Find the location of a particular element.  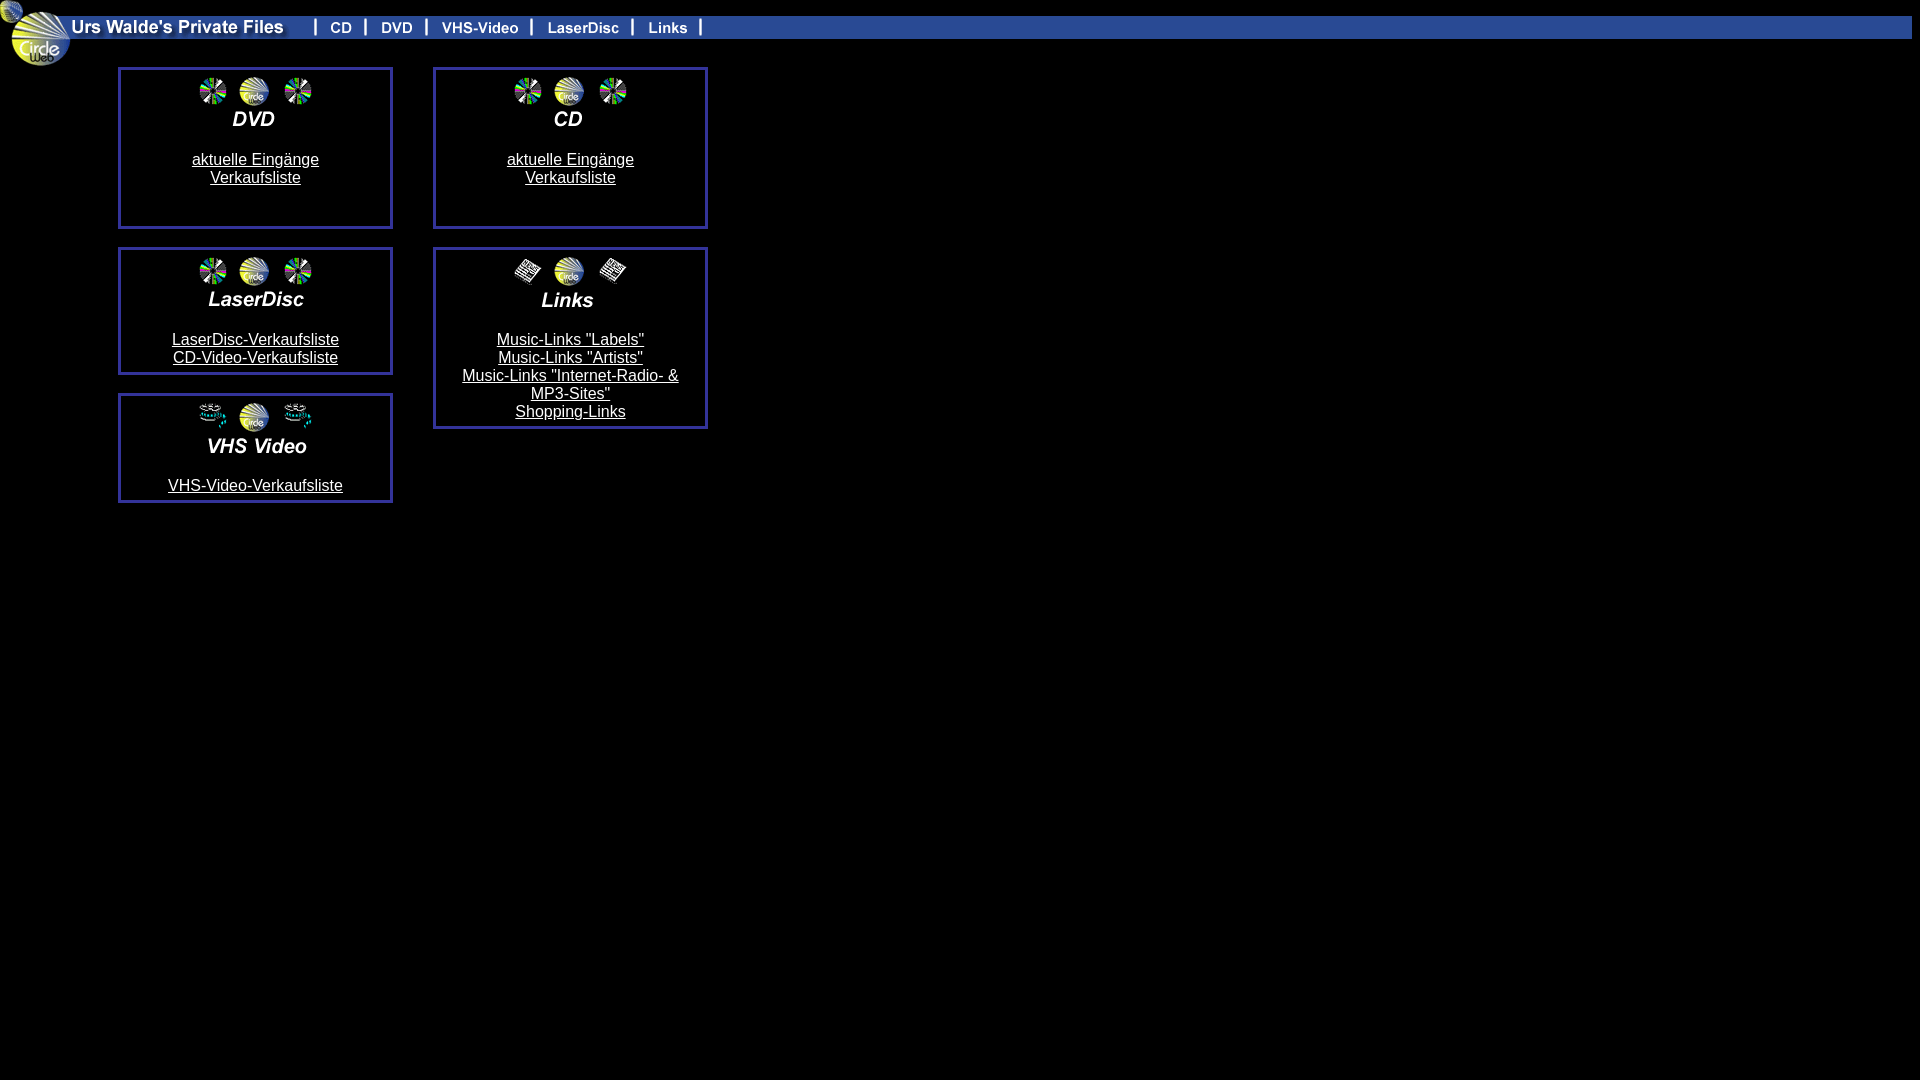

'Music-Links "Labels"' is located at coordinates (497, 338).